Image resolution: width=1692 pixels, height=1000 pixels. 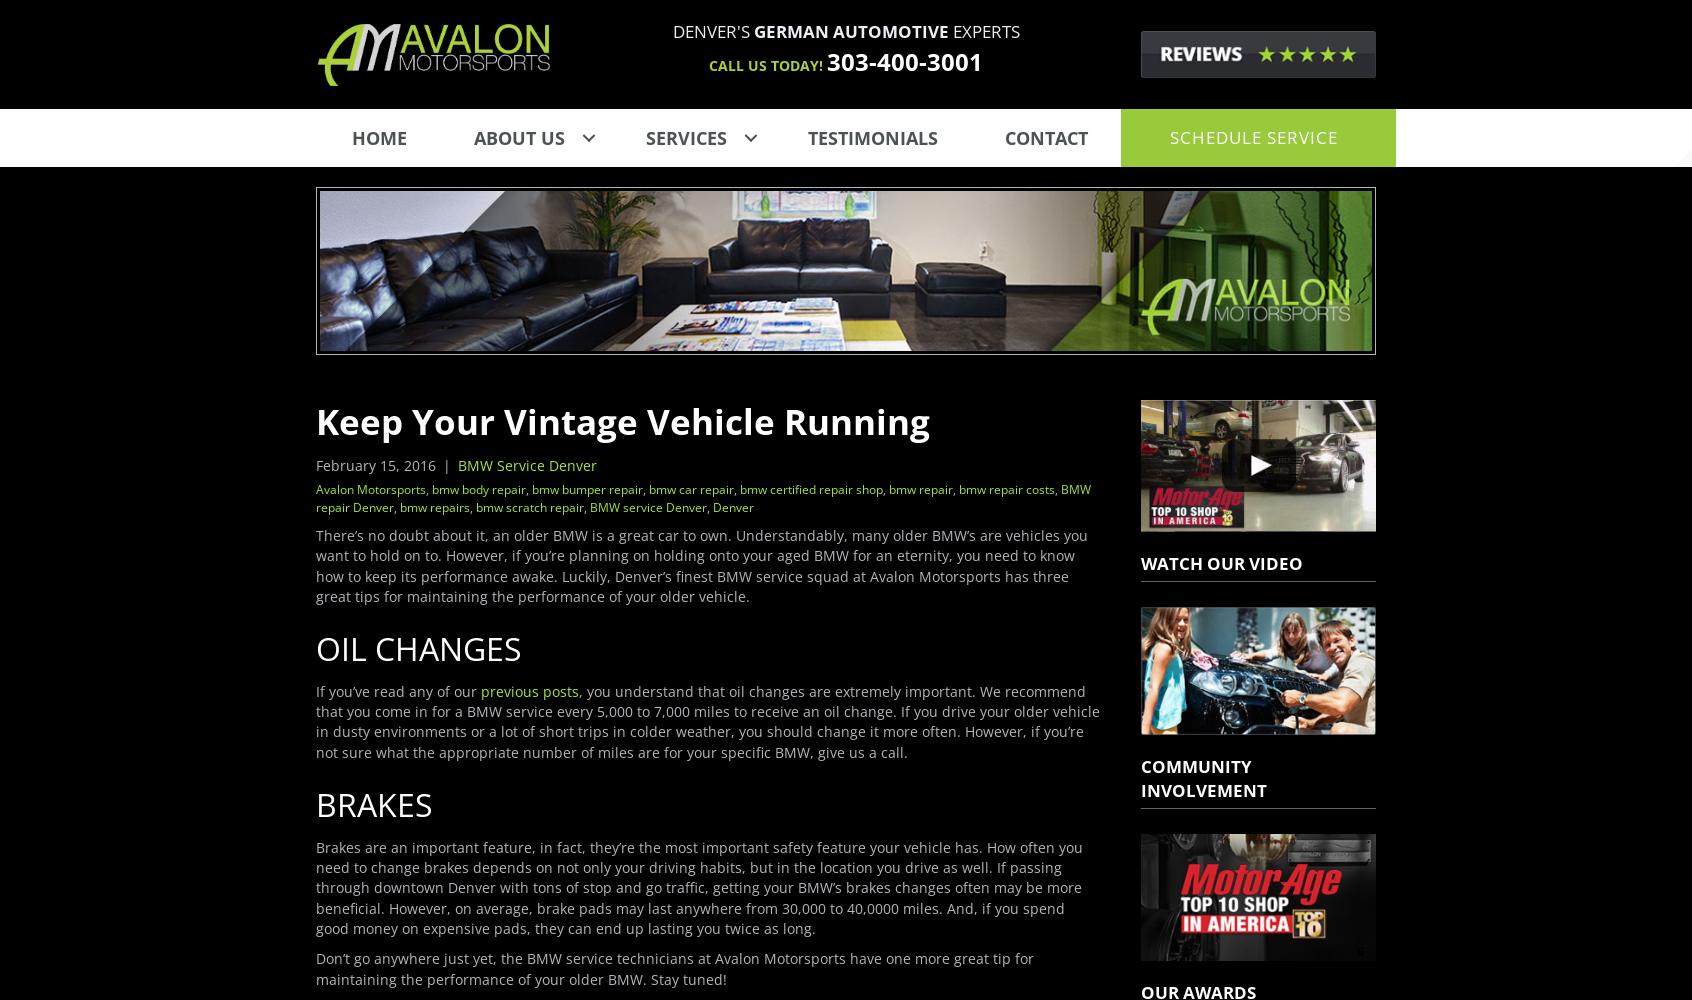 I want to click on 'Watch our video', so click(x=1221, y=562).